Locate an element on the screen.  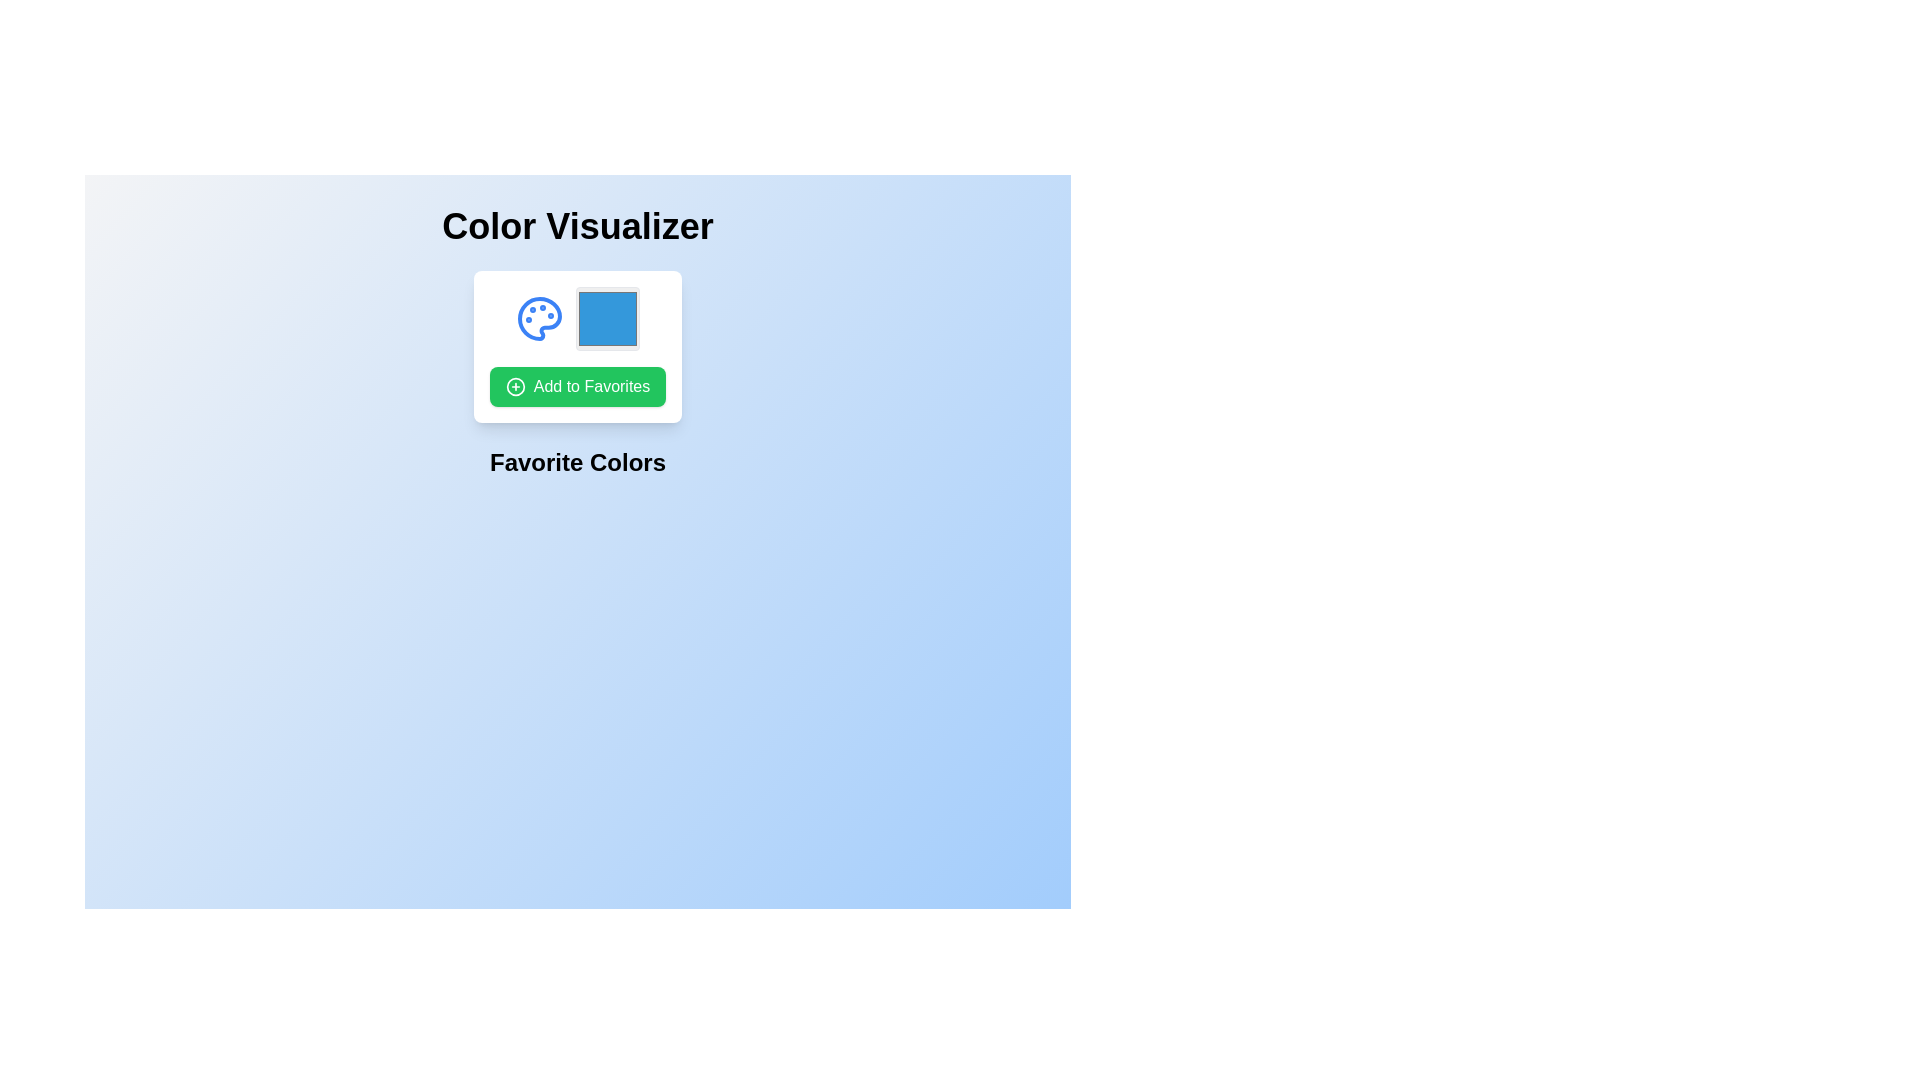
the painter's palette icon, which is centrally positioned within the white card component and located to the left of a solid color square representation is located at coordinates (539, 318).